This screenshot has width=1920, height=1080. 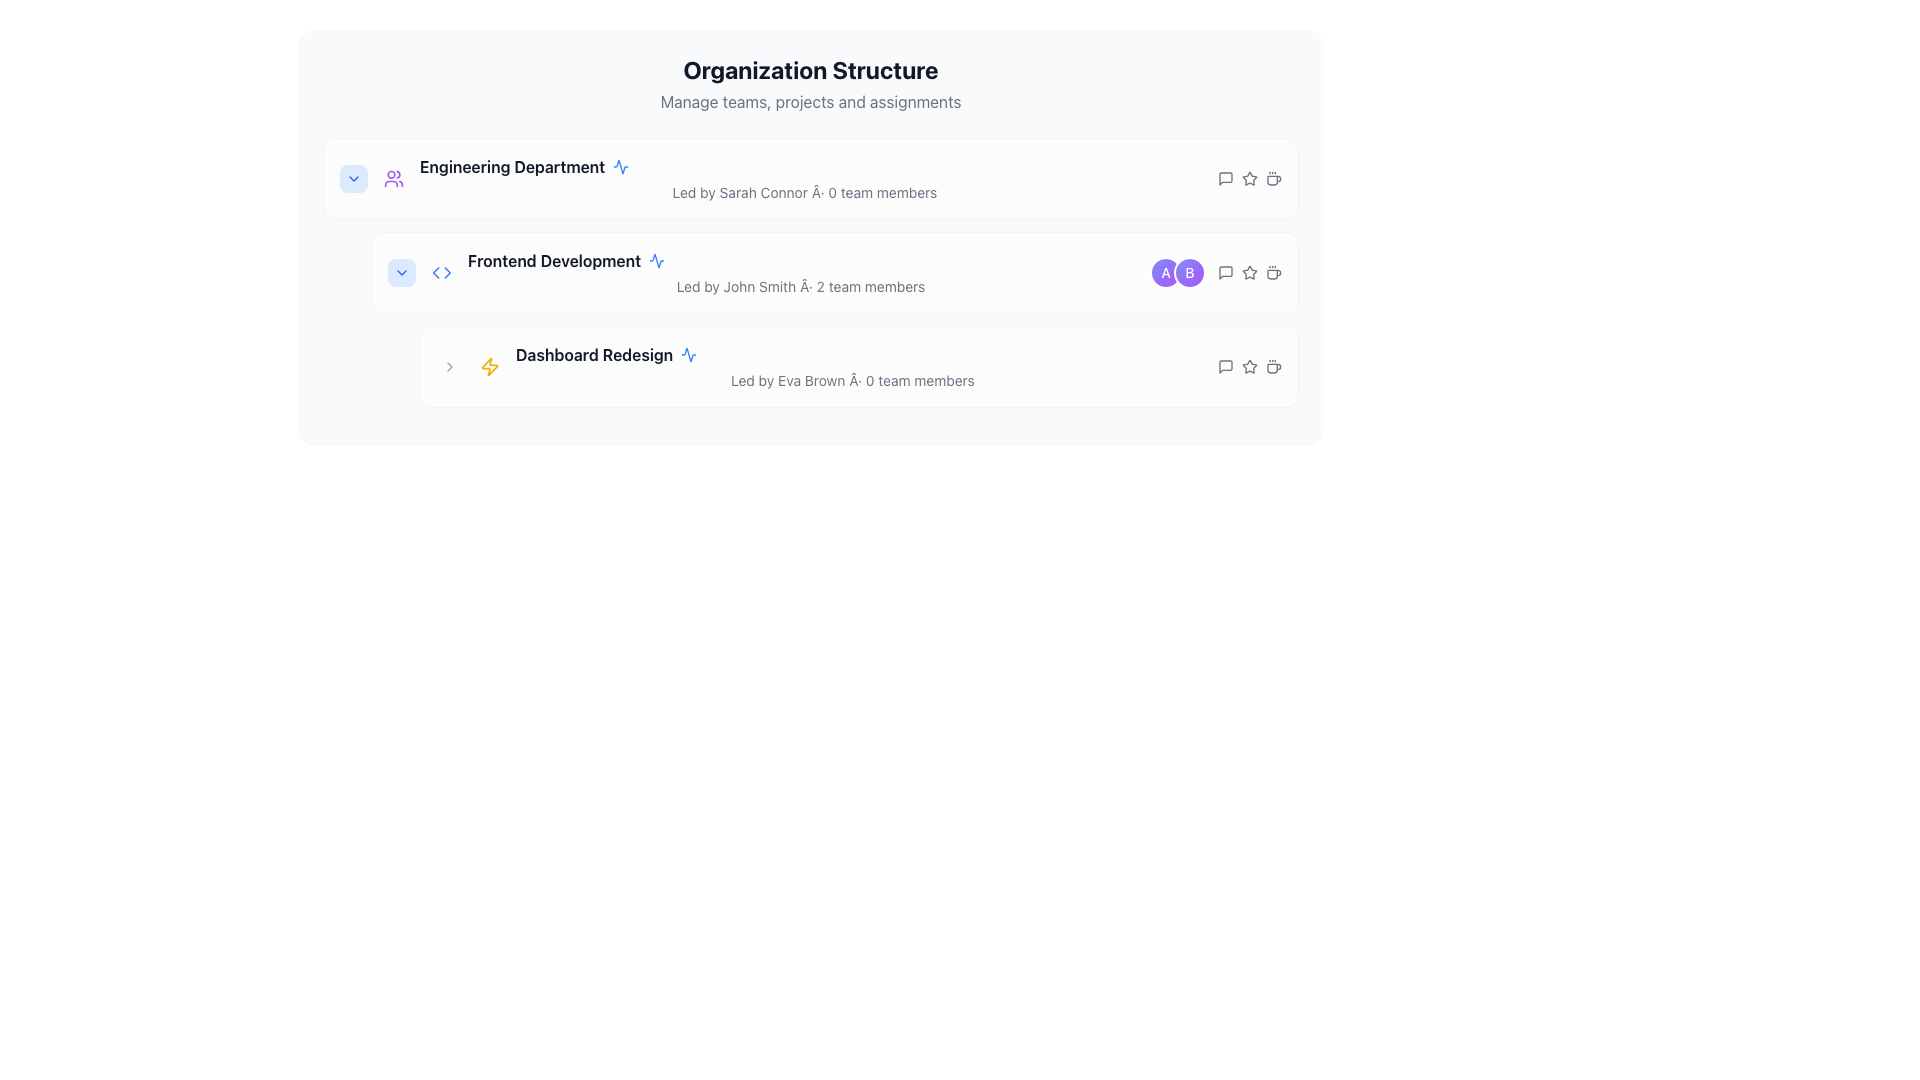 I want to click on details displayed in the informational block about the 'Frontend Development' project, which is located between the 'Engineering Department' and 'Dashboard Redesign' in the vertically-aligned list of team projects, so click(x=801, y=273).